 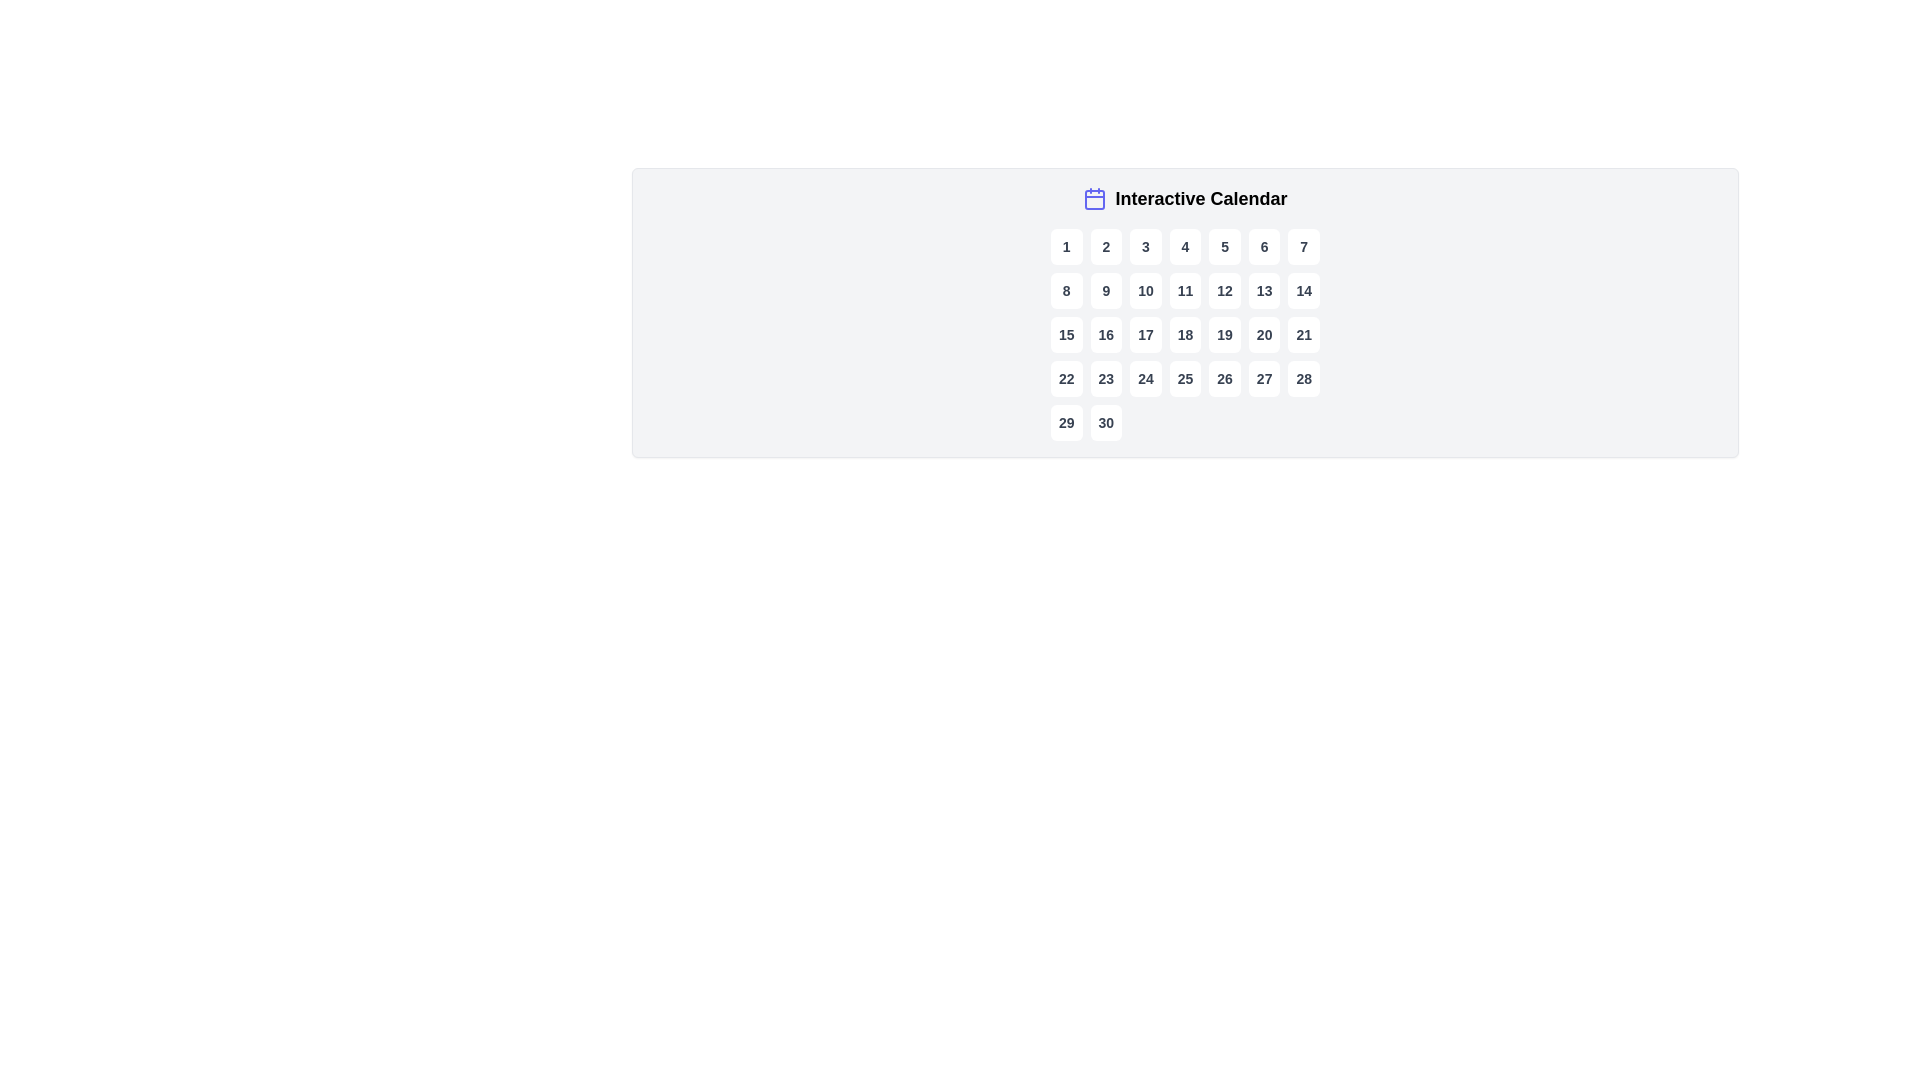 What do you see at coordinates (1185, 334) in the screenshot?
I see `a date button in the interactive calendar grid` at bounding box center [1185, 334].